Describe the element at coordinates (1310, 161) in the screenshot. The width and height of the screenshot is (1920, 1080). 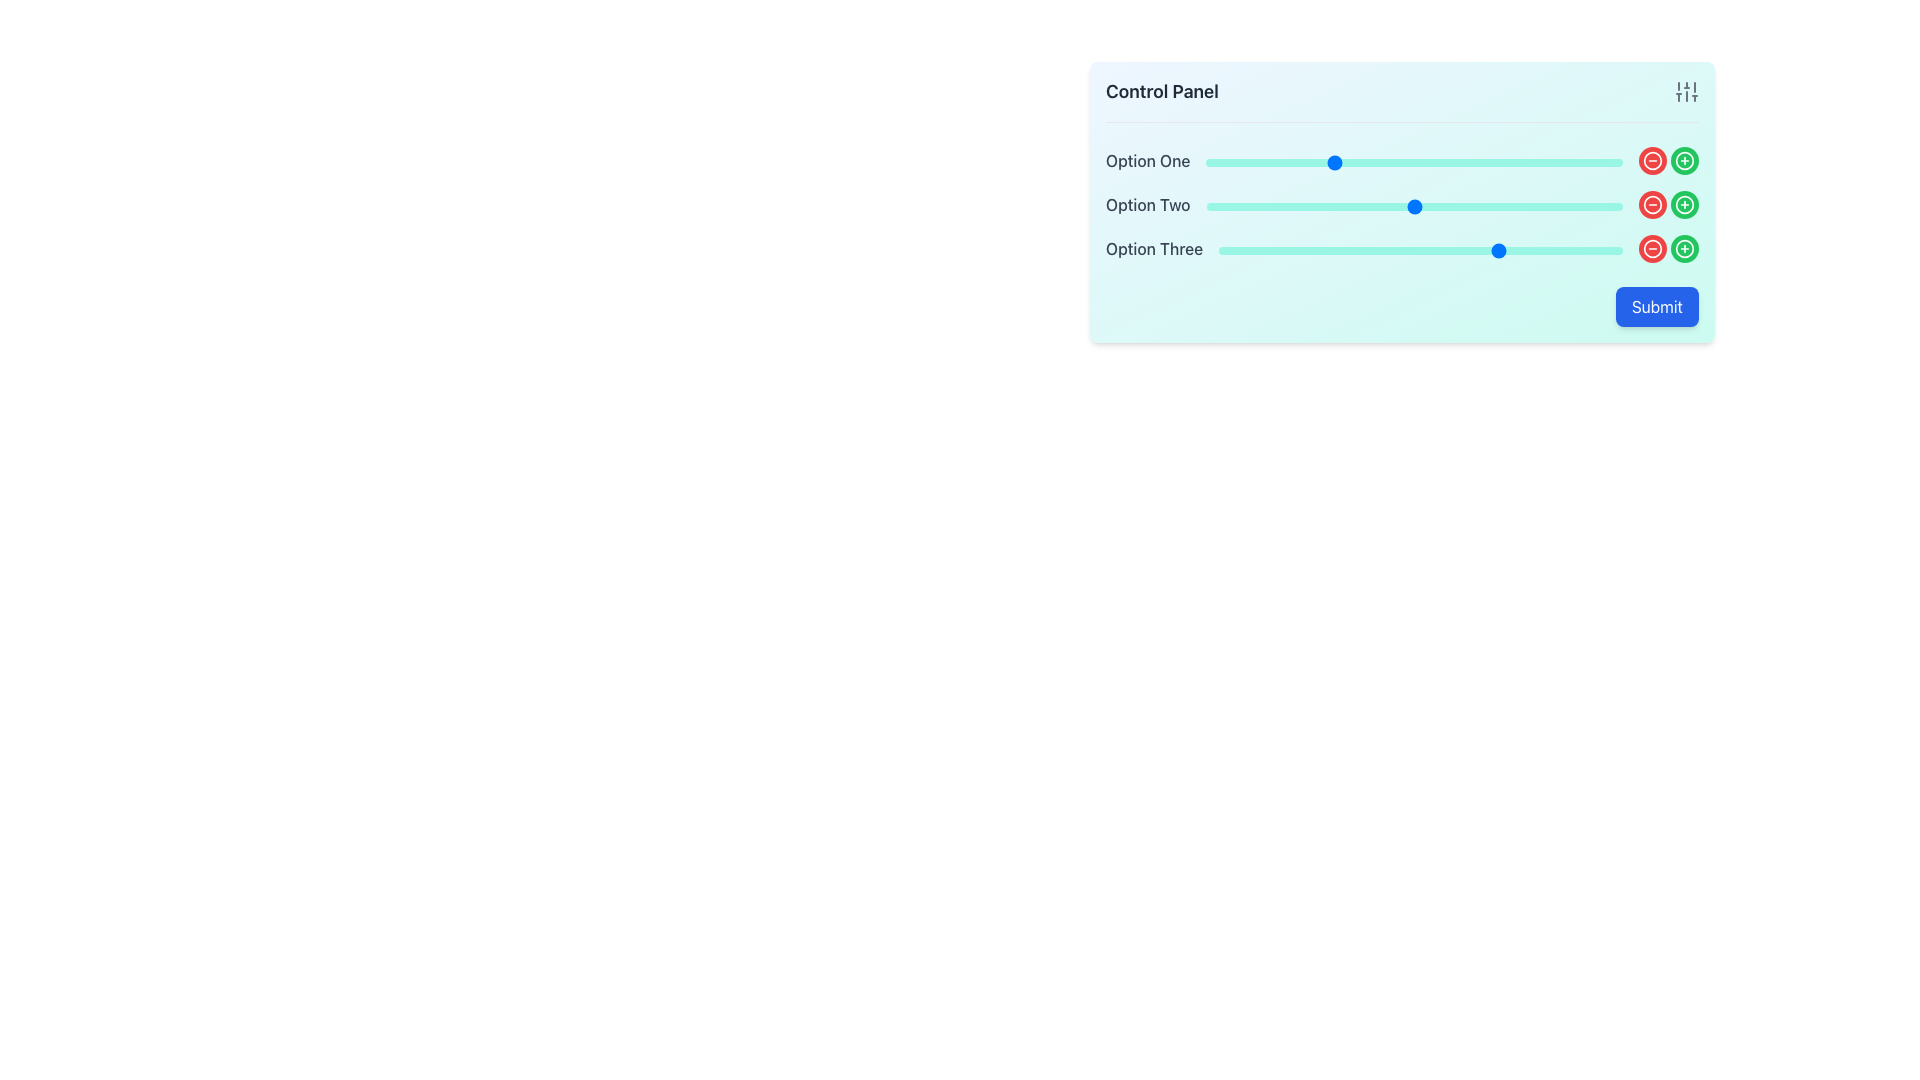
I see `the slider` at that location.